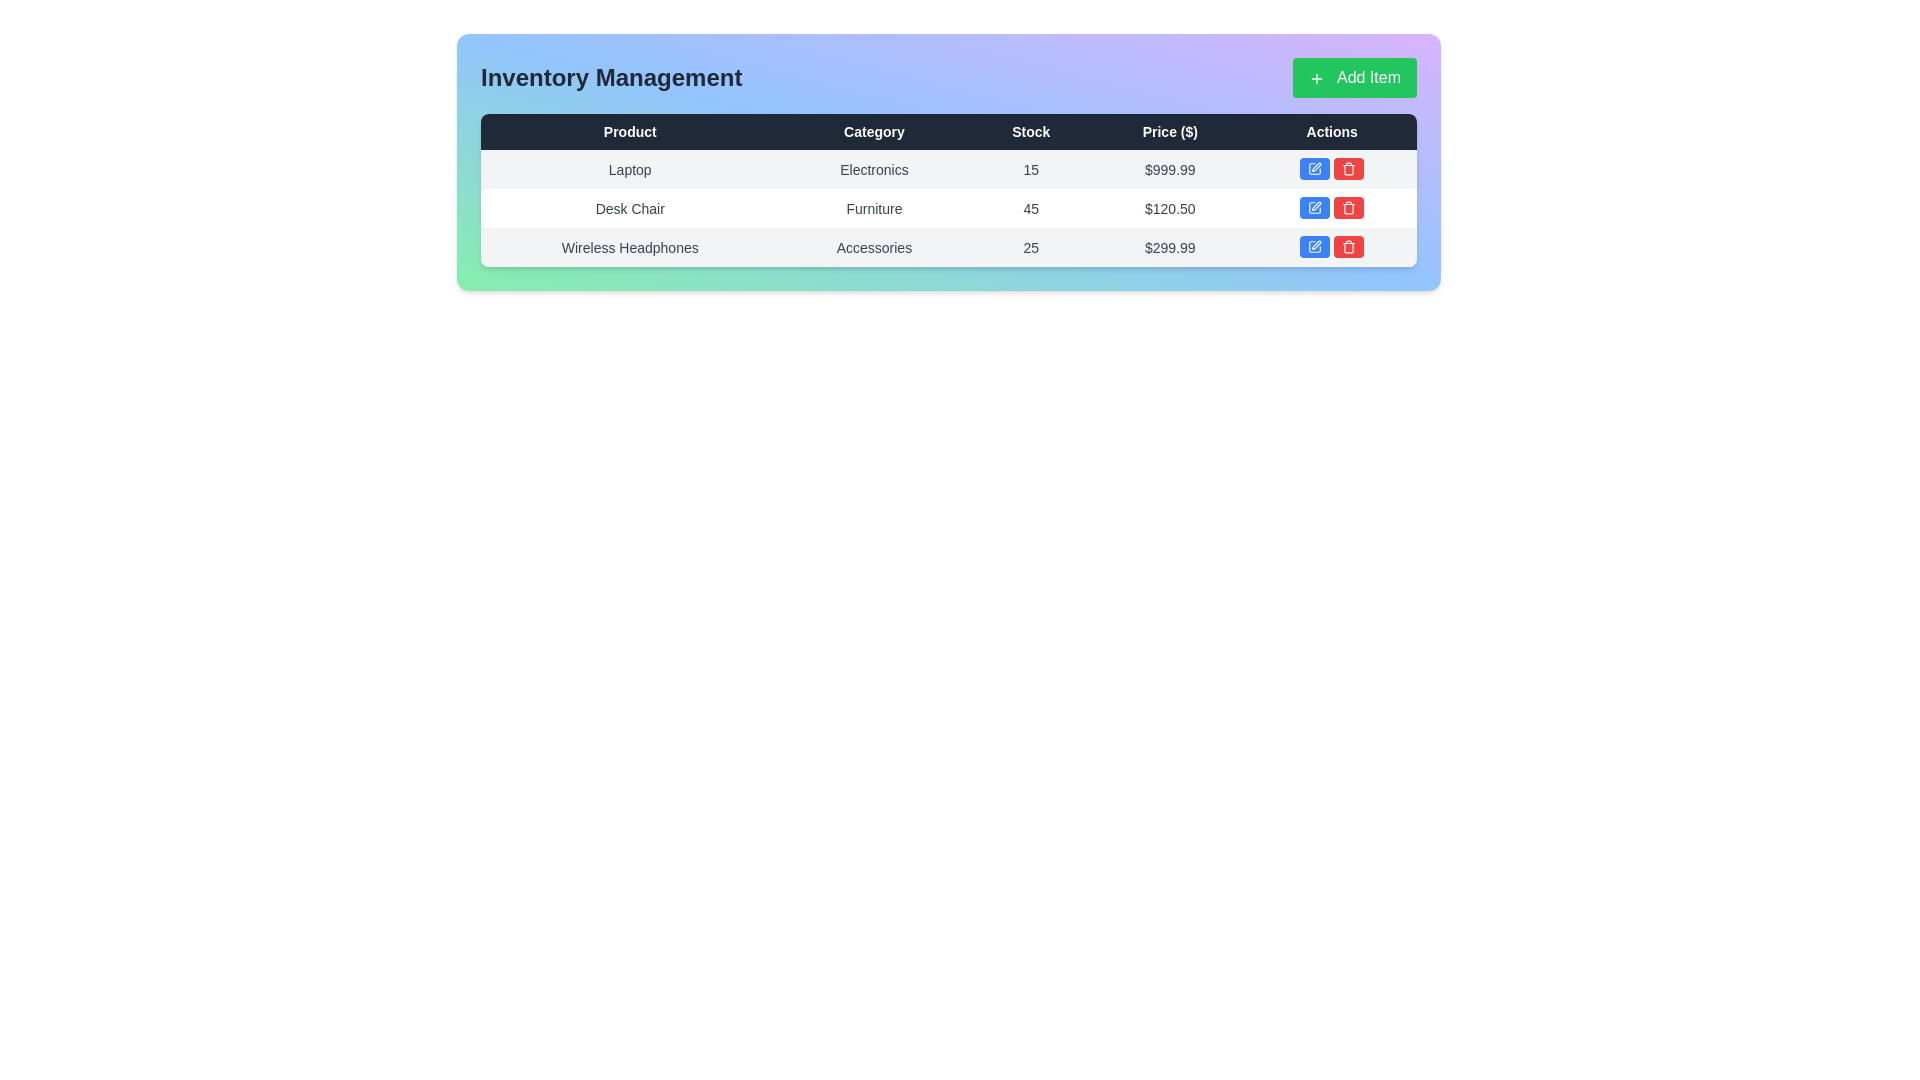 This screenshot has height=1080, width=1920. What do you see at coordinates (1349, 245) in the screenshot?
I see `the red trash bin icon button located under the 'Actions' column in the last row of the table, aligned with the 'Wireless Headphones' product` at bounding box center [1349, 245].